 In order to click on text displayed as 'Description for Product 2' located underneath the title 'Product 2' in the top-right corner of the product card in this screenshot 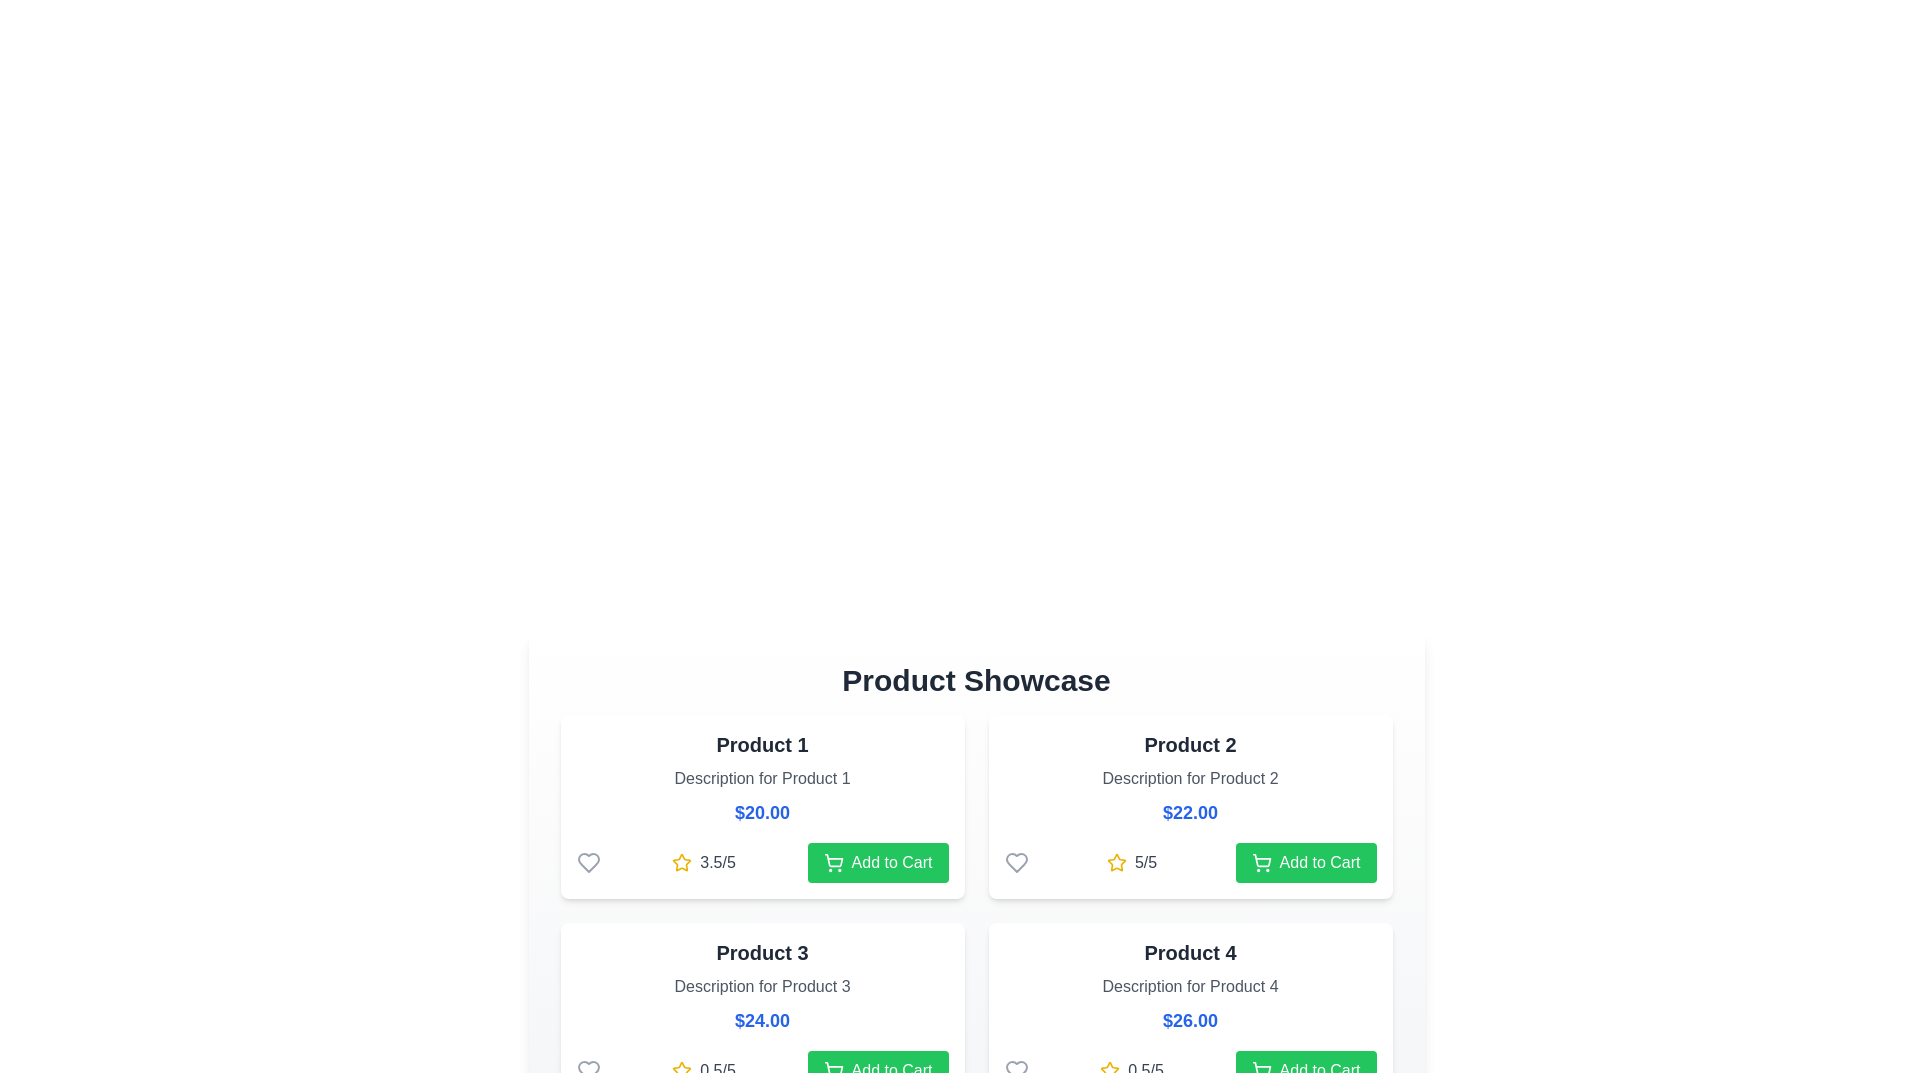, I will do `click(1190, 778)`.